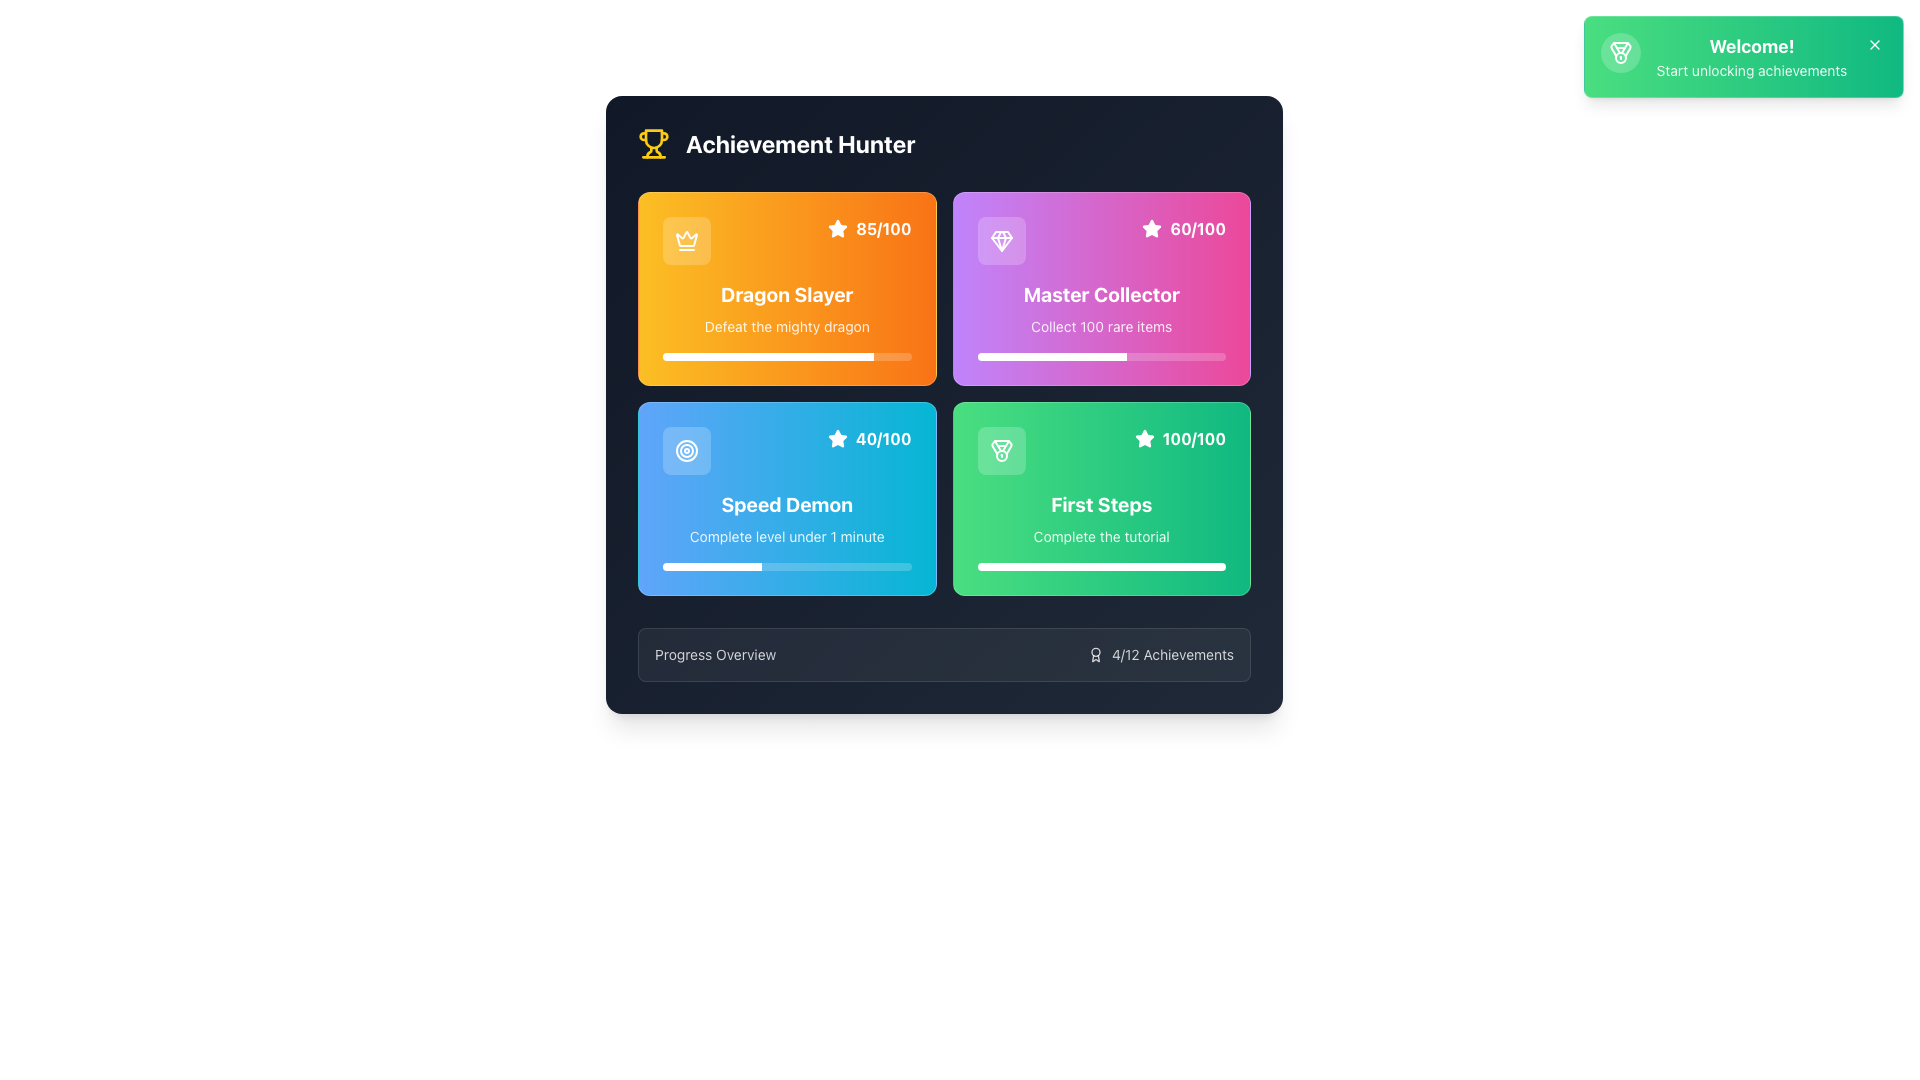 The width and height of the screenshot is (1920, 1080). What do you see at coordinates (1001, 240) in the screenshot?
I see `the diamond-shaped icon styled in white on a purple background, located near the top-right of the 'Master Collector' card` at bounding box center [1001, 240].